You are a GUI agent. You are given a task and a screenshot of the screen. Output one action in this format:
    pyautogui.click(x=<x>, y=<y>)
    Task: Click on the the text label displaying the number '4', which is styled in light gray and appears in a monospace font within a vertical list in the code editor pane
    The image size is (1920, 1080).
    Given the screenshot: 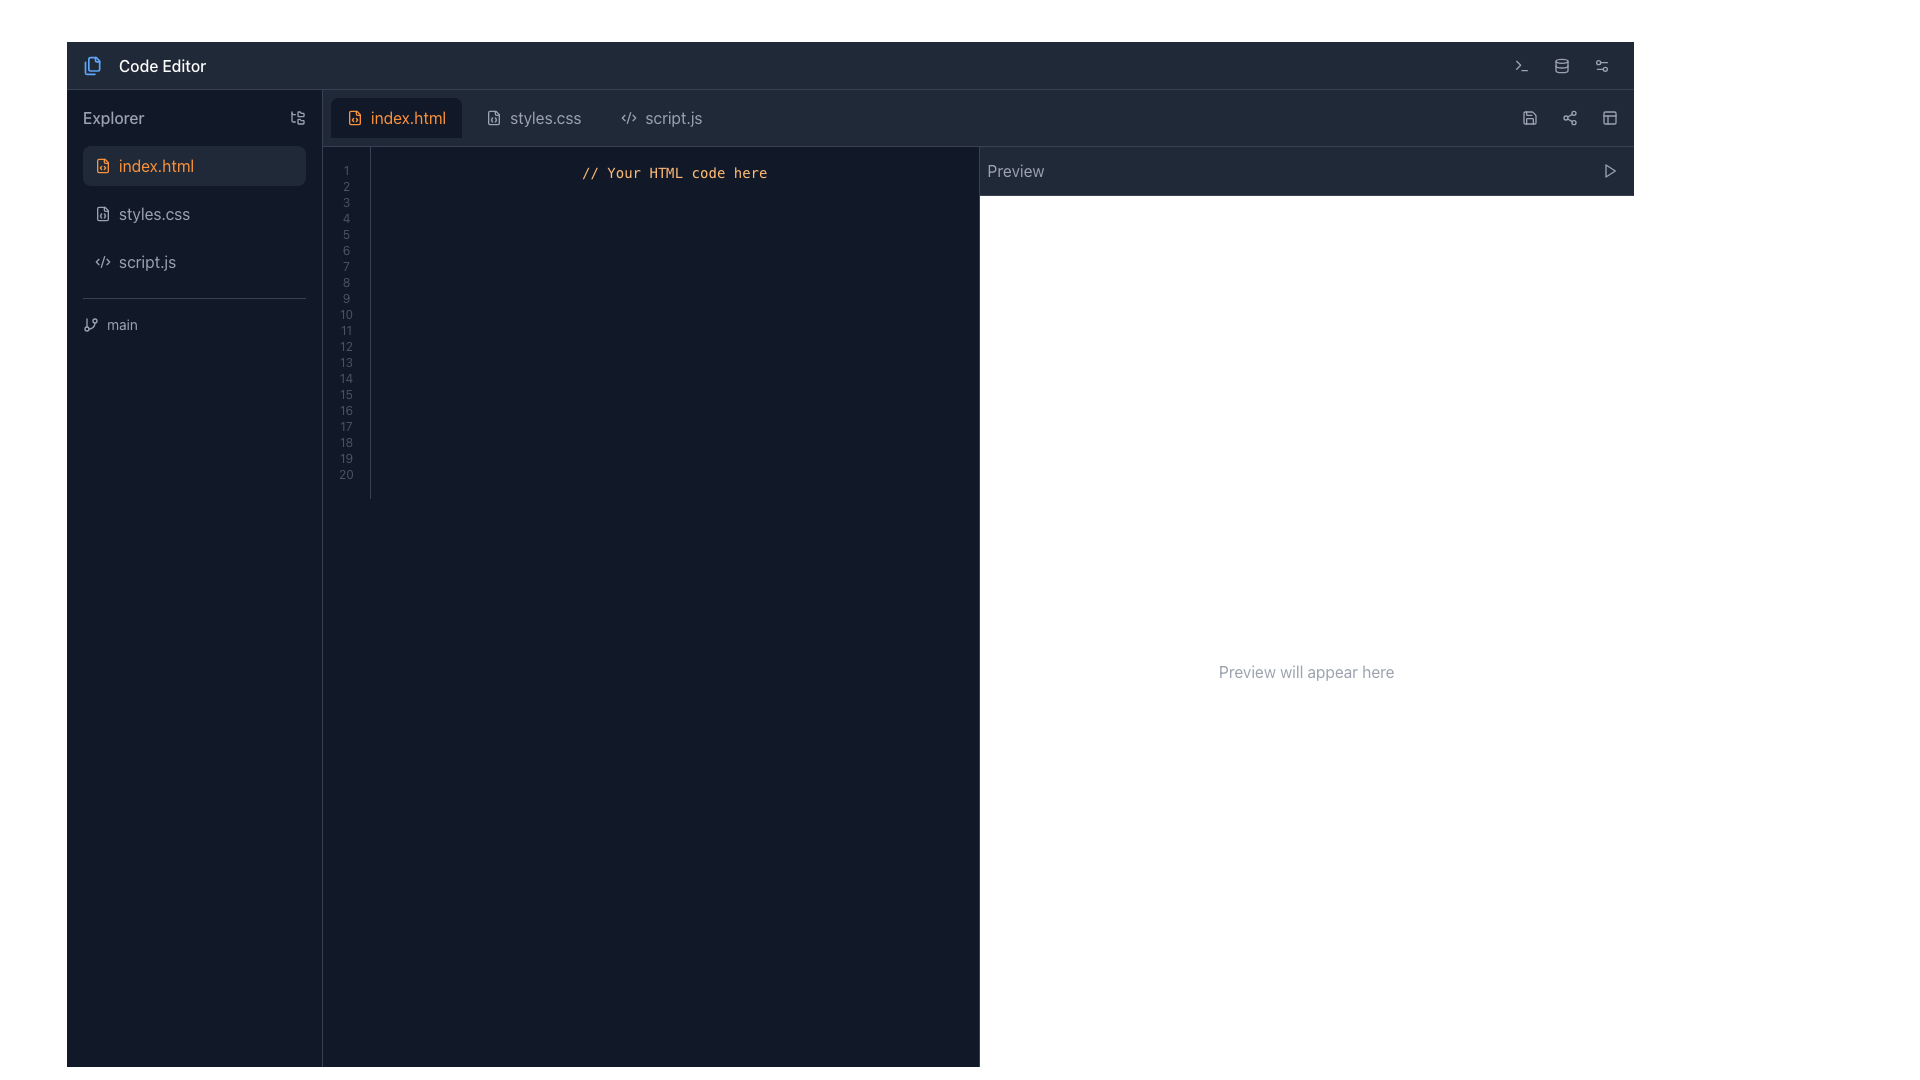 What is the action you would take?
    pyautogui.click(x=346, y=219)
    